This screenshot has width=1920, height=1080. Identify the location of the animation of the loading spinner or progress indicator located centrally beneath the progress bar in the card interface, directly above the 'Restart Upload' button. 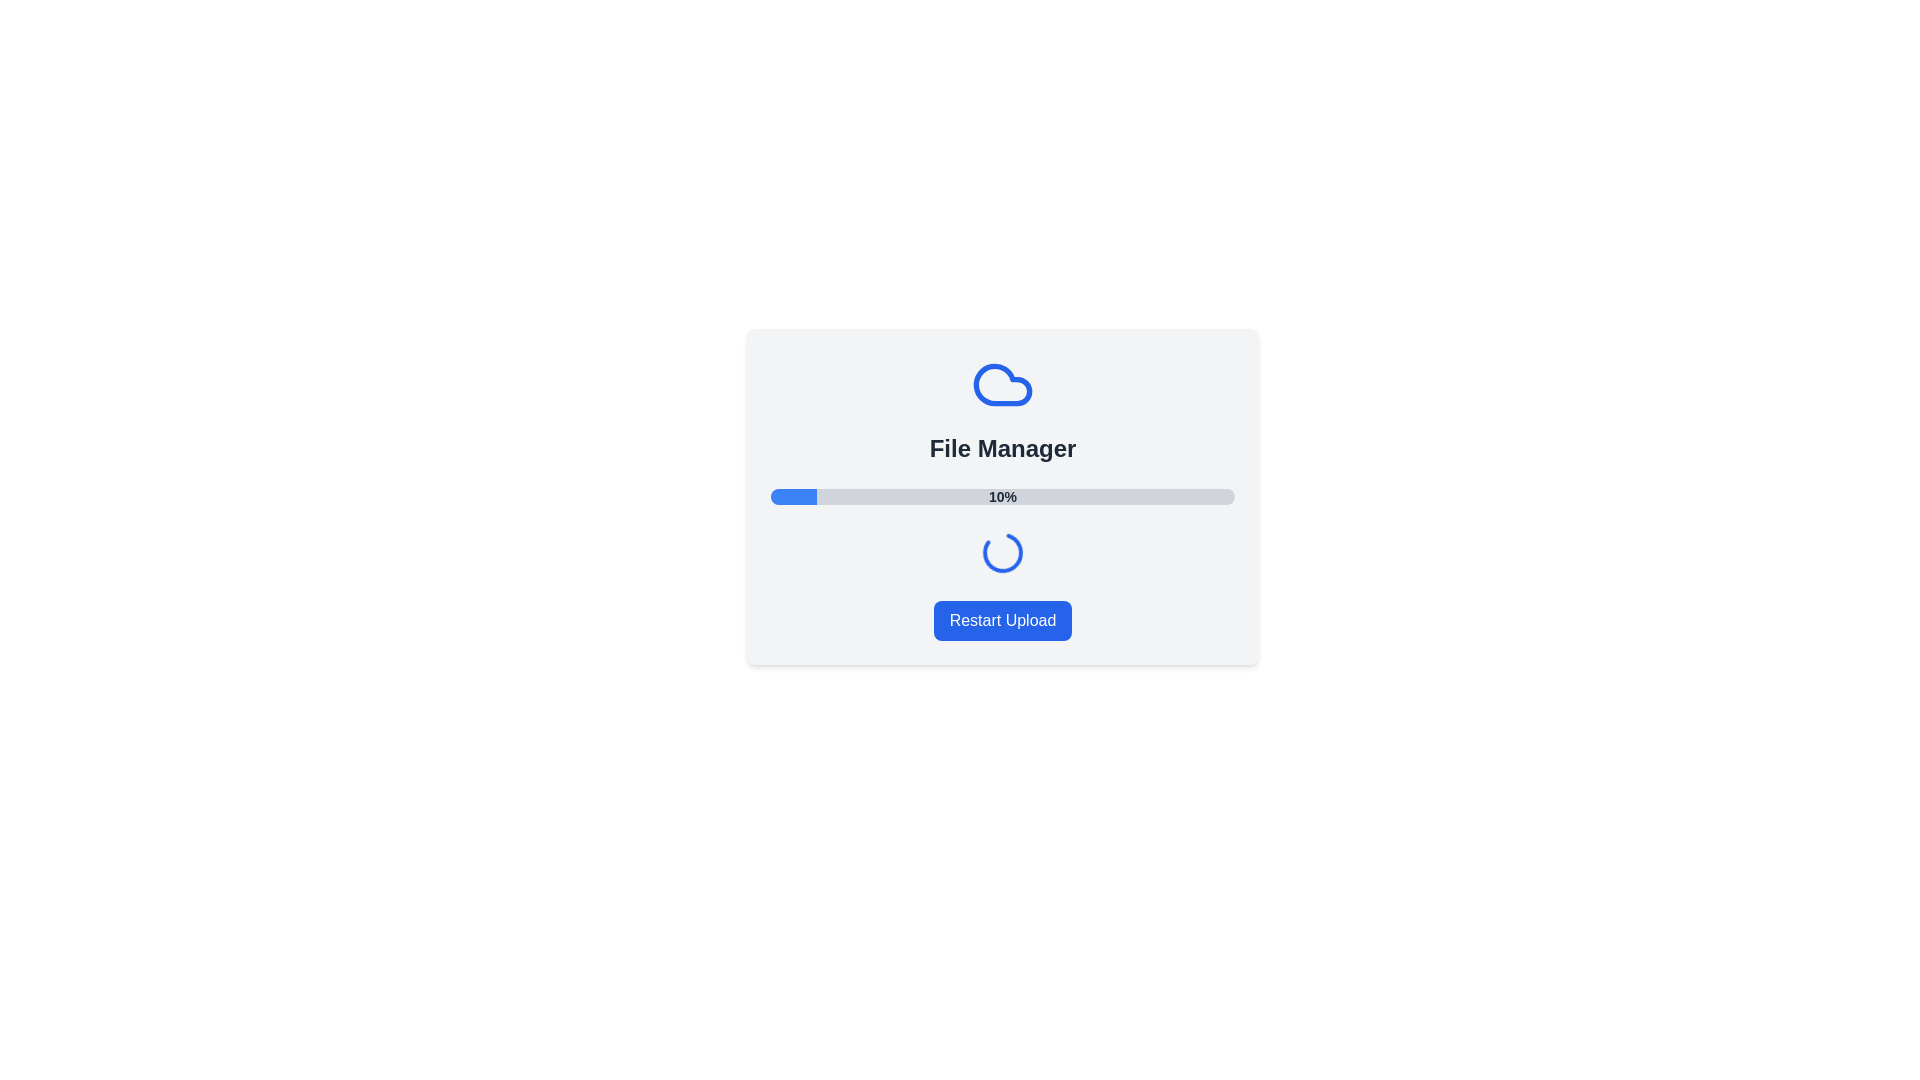
(1003, 552).